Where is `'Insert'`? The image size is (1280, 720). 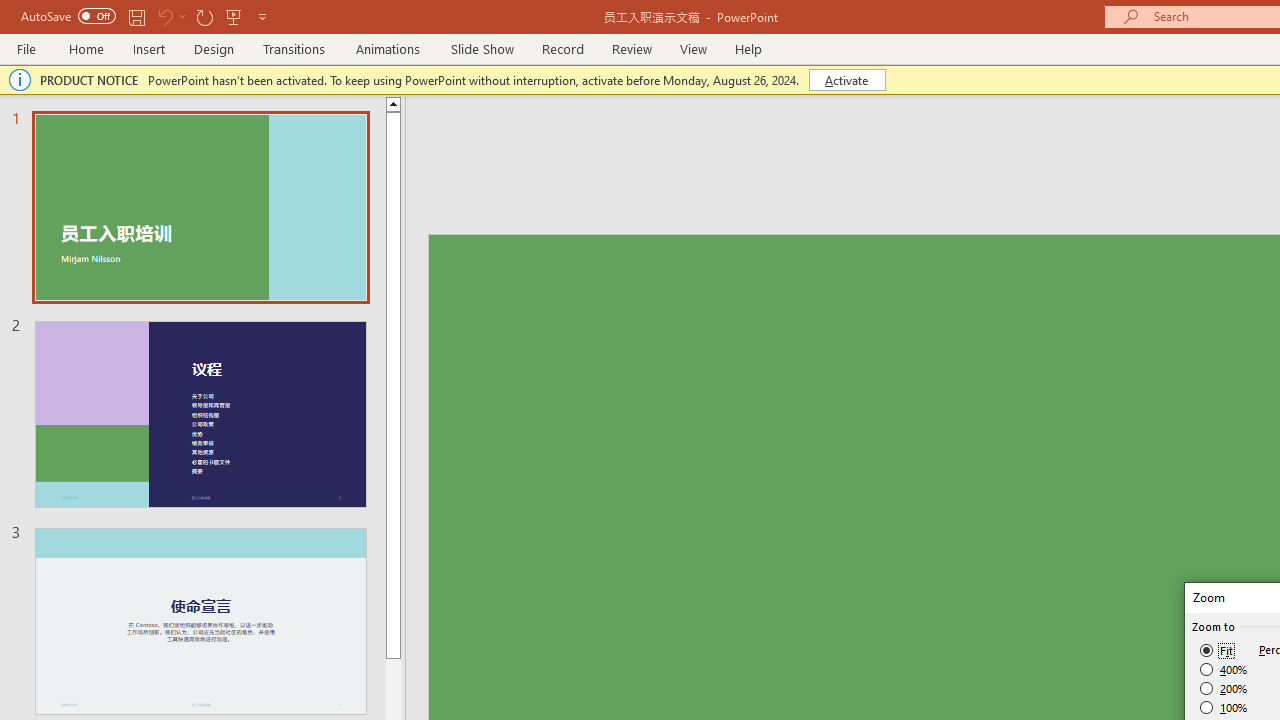 'Insert' is located at coordinates (148, 48).